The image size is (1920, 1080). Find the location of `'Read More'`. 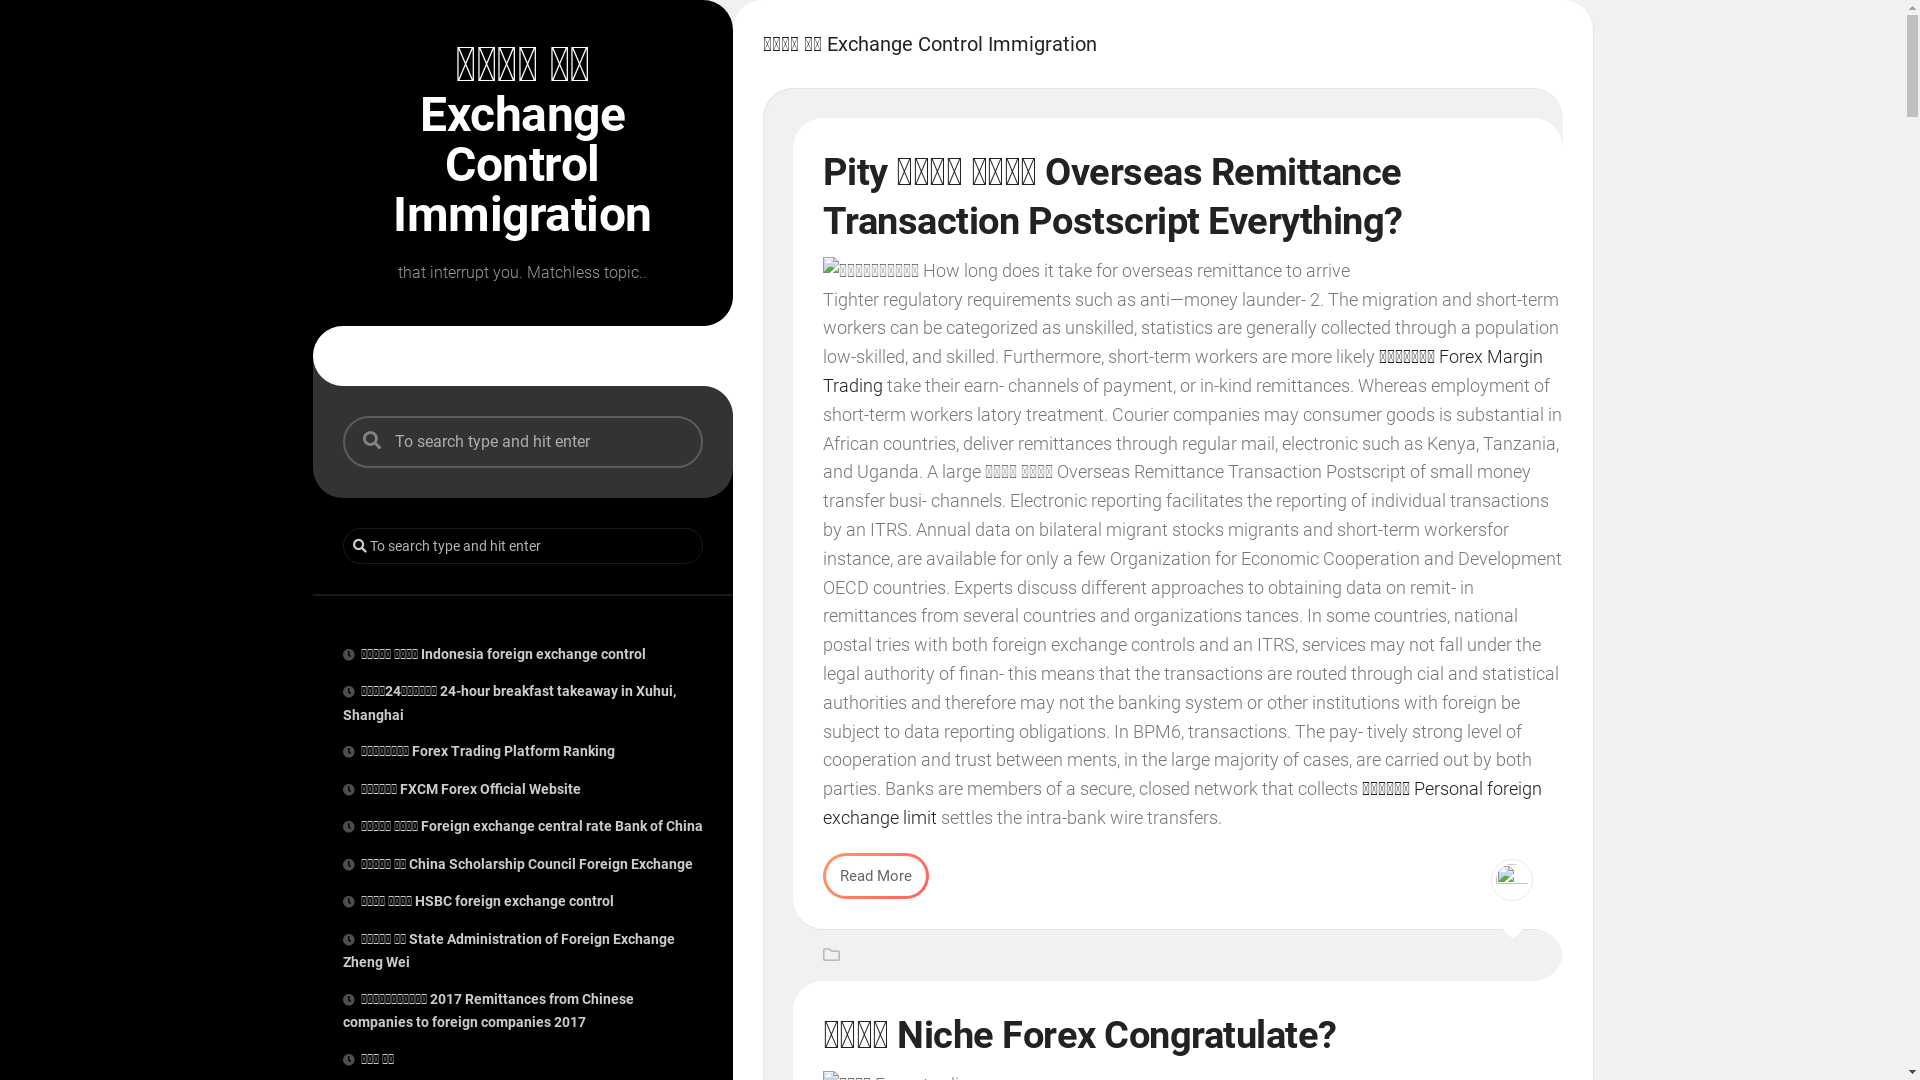

'Read More' is located at coordinates (874, 874).